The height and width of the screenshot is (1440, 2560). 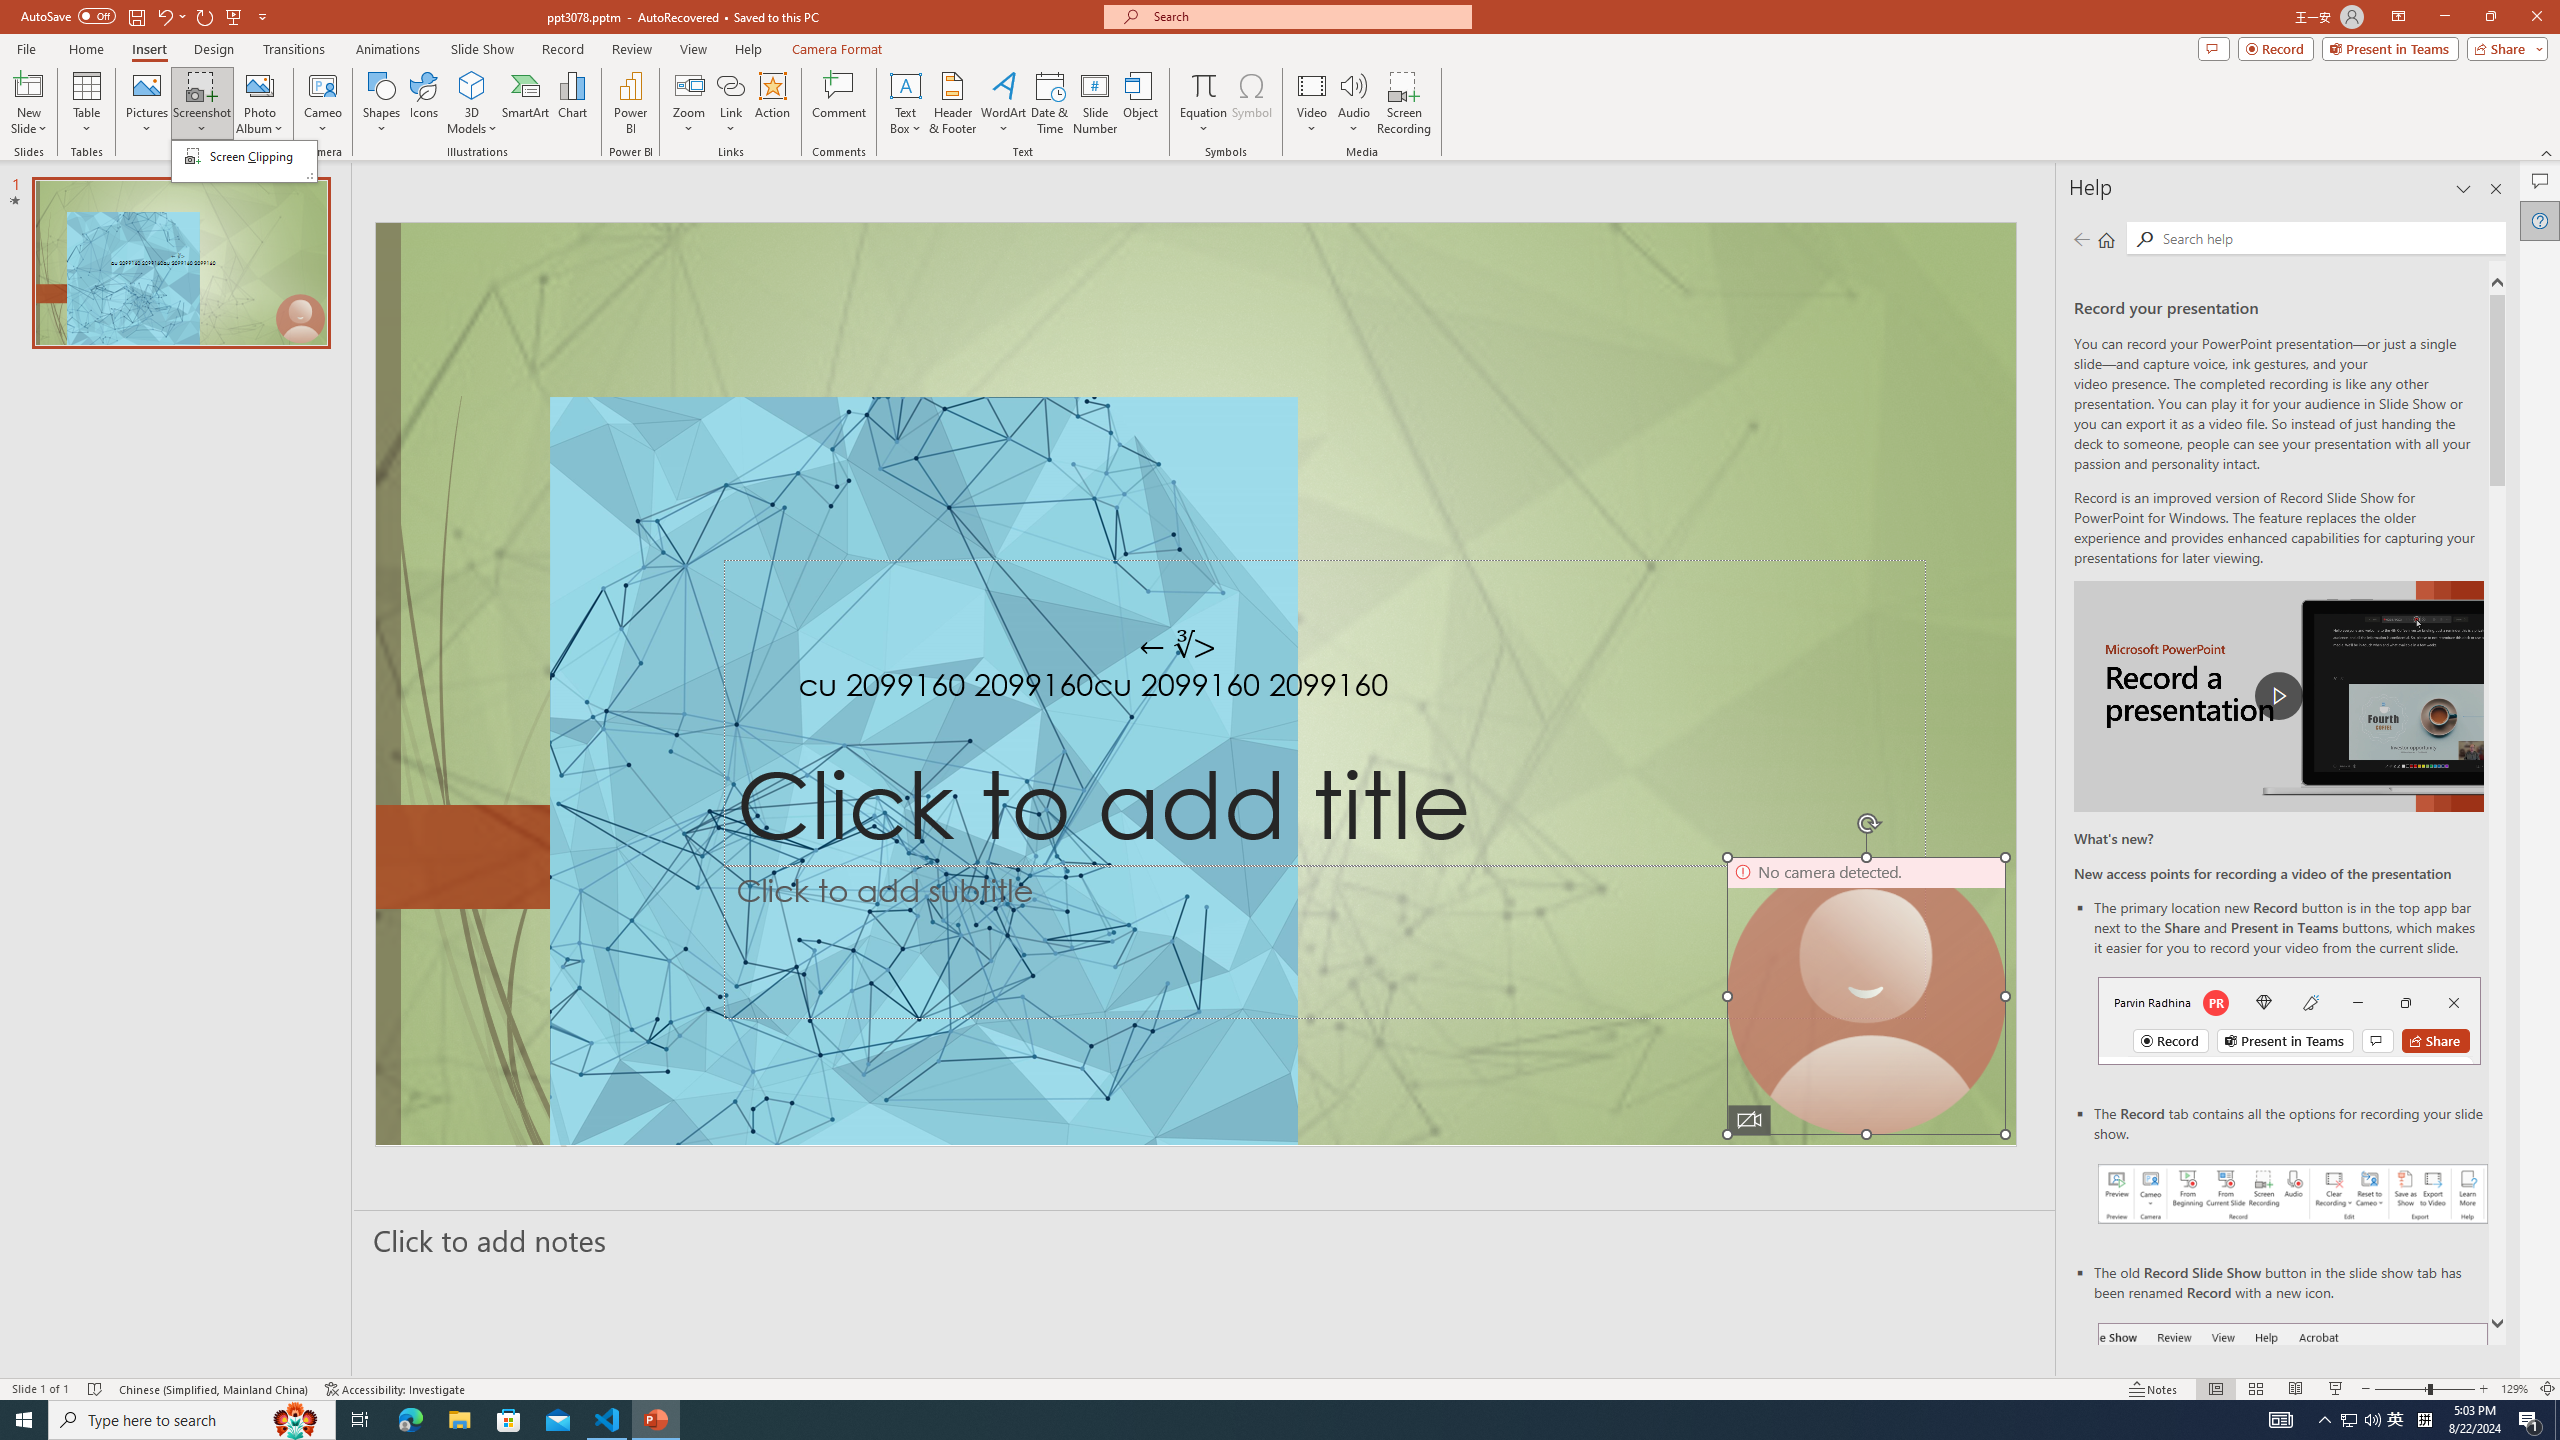 I want to click on 'play Record a Presentation', so click(x=2278, y=696).